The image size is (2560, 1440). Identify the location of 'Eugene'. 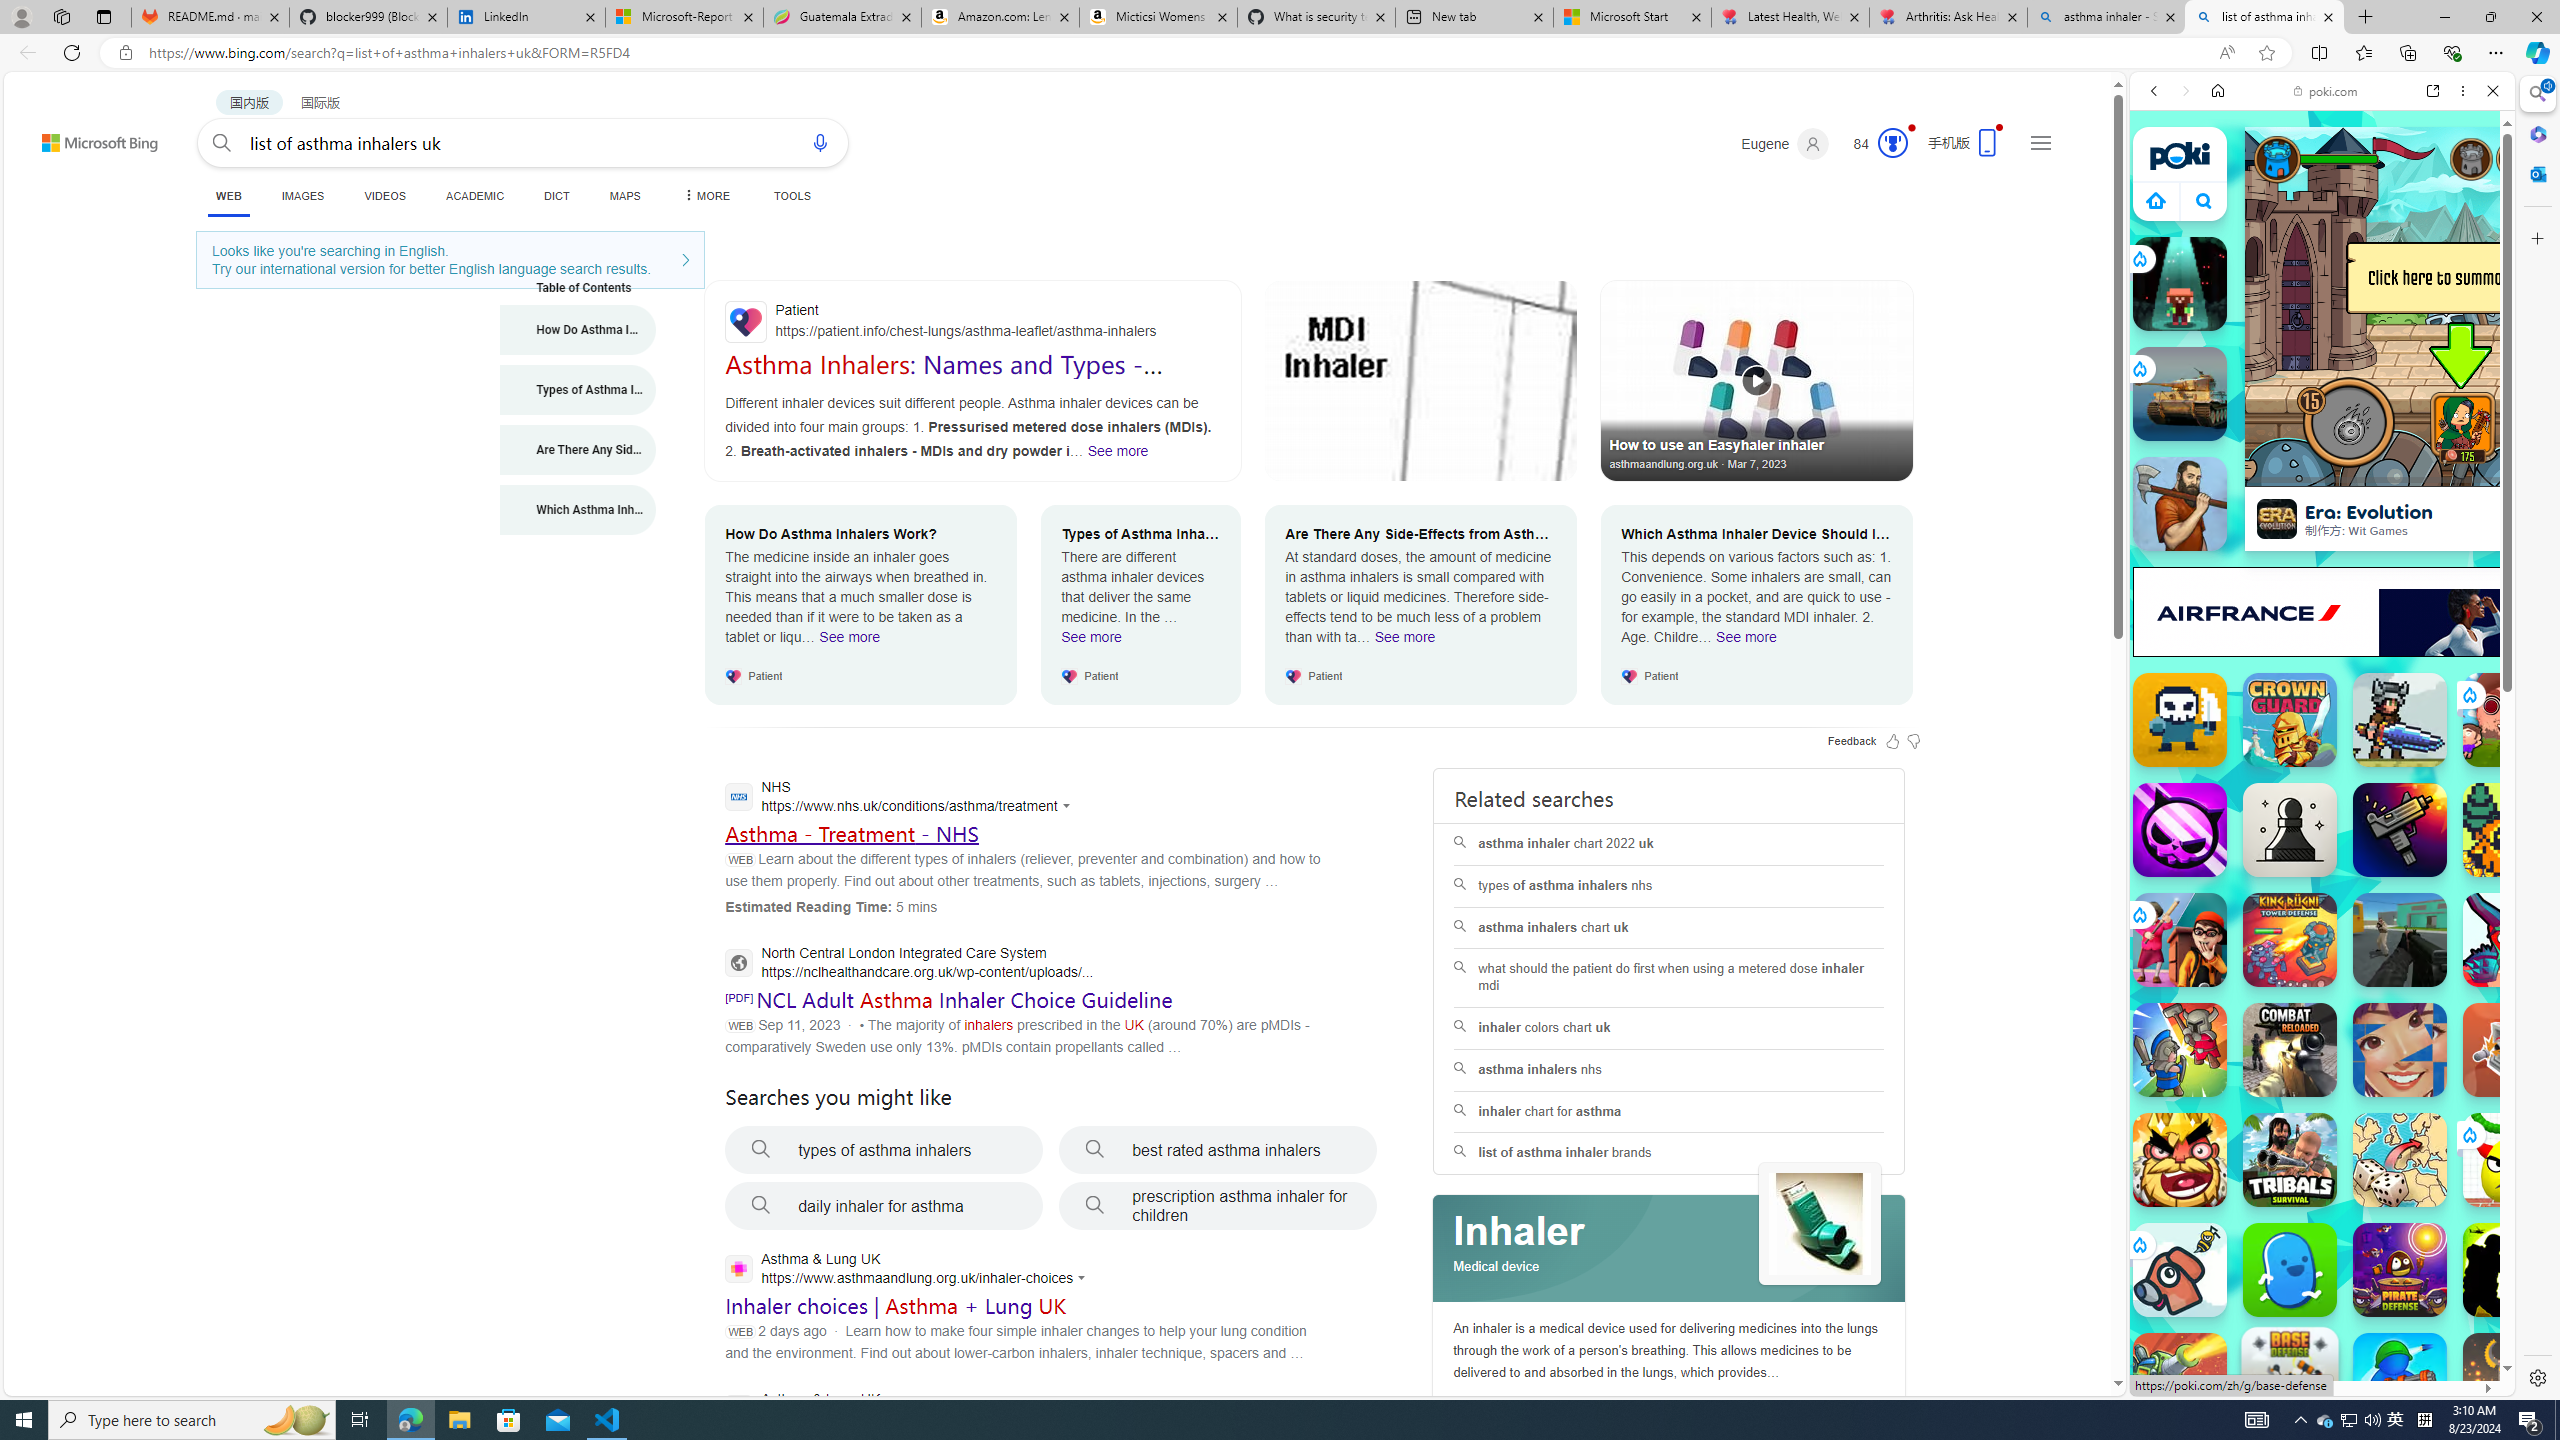
(1785, 143).